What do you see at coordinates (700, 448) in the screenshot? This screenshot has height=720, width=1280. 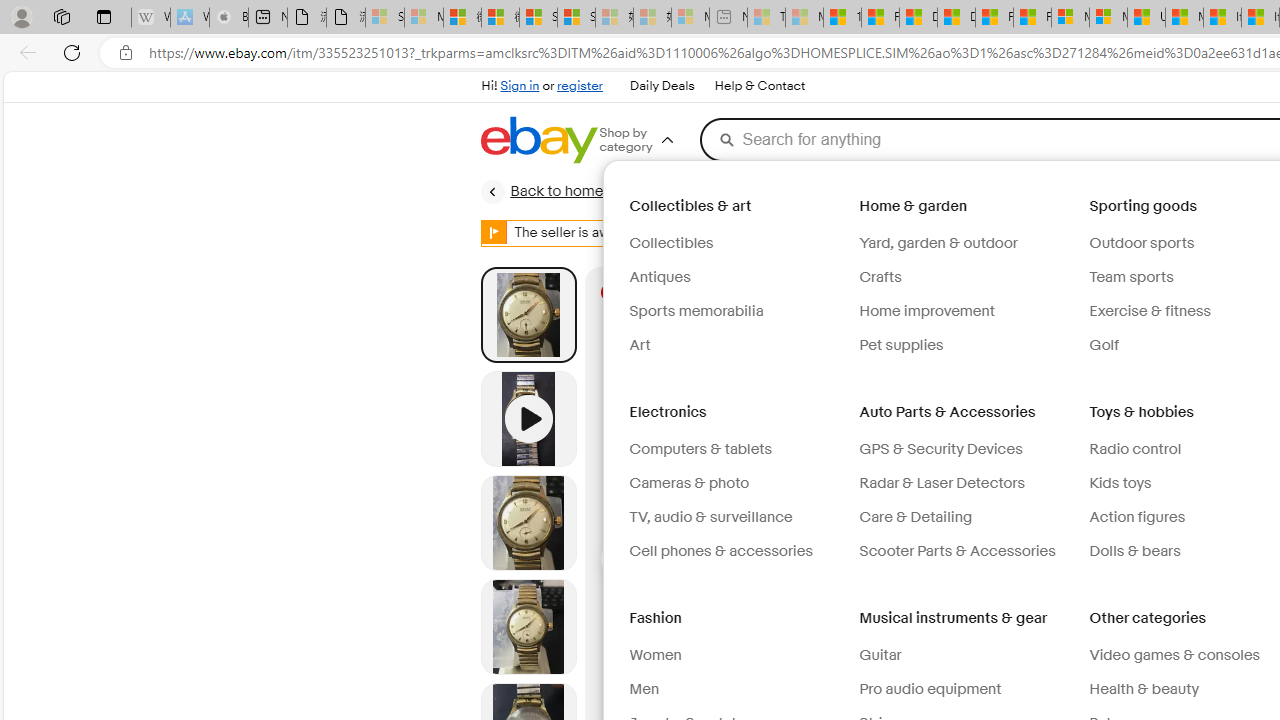 I see `'Computers & tablets'` at bounding box center [700, 448].